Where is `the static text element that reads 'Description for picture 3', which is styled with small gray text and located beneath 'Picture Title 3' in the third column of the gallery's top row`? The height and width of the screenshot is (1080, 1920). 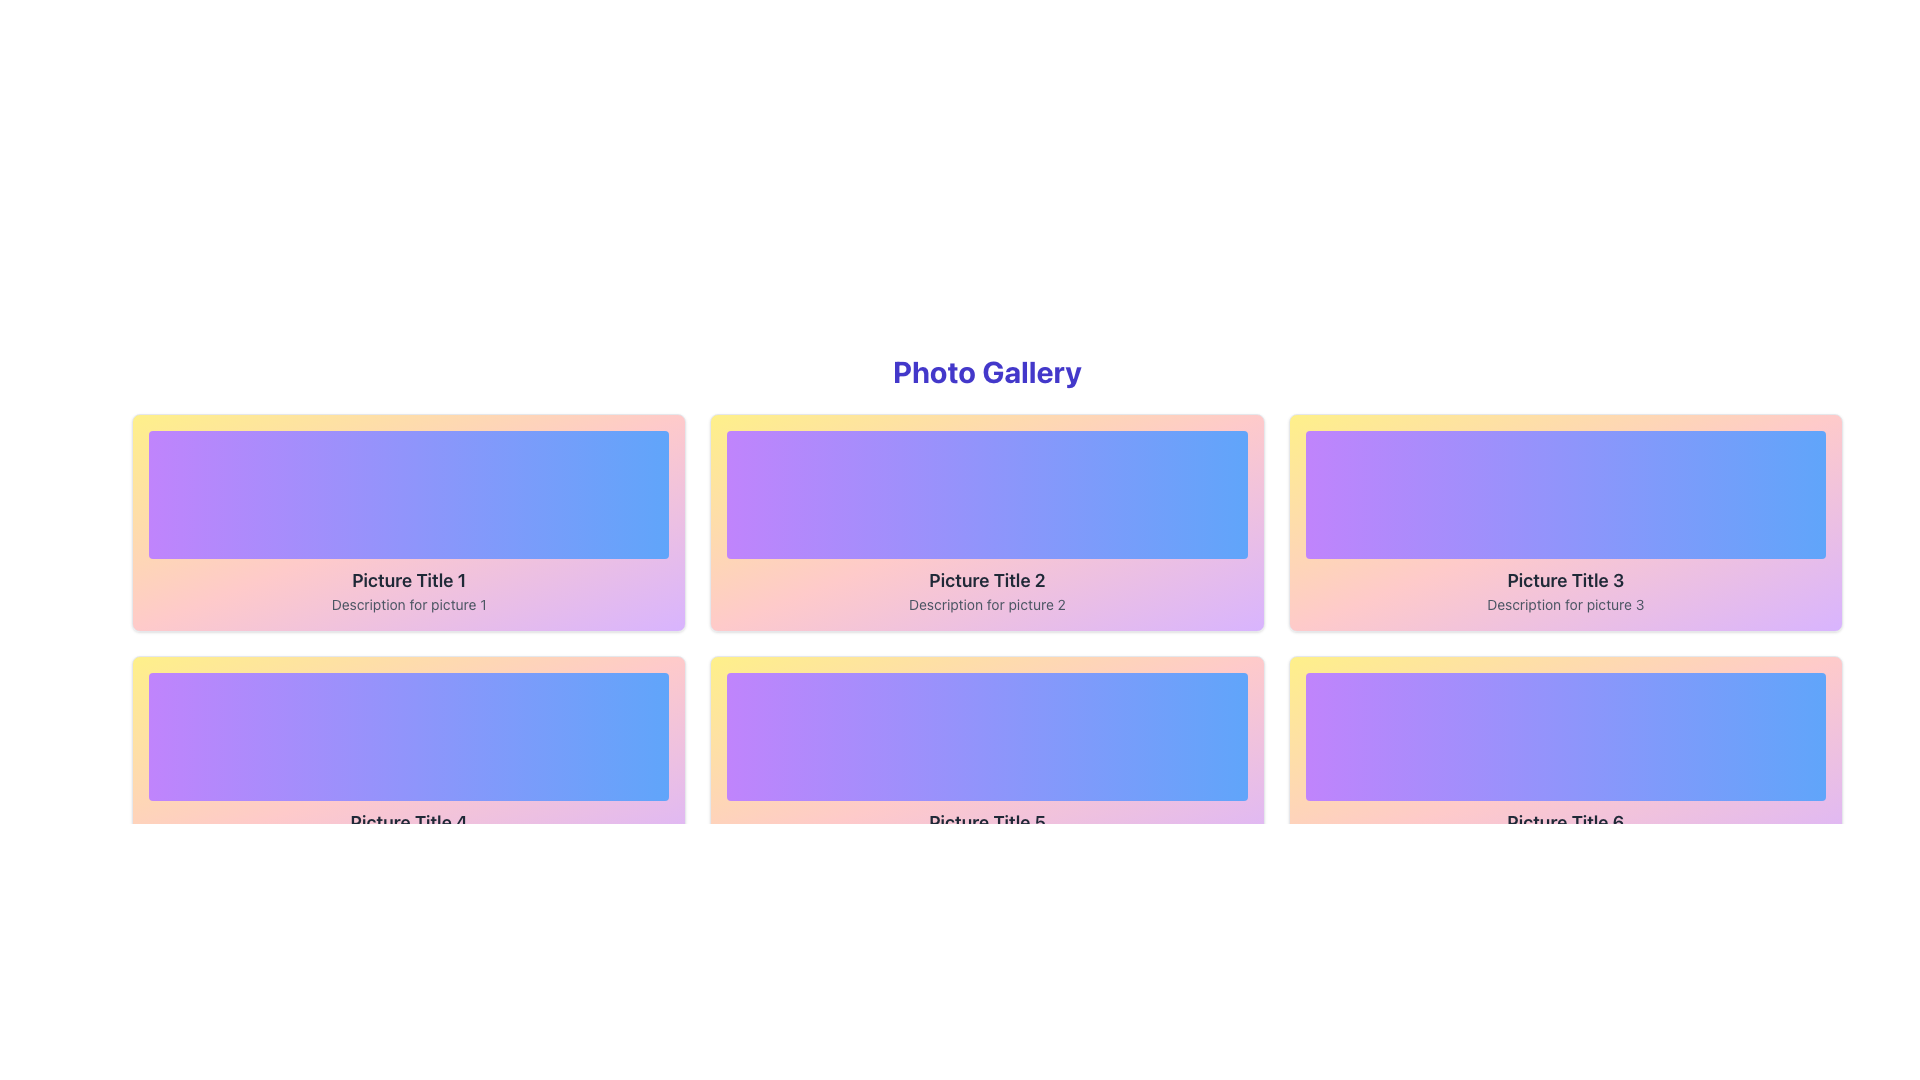
the static text element that reads 'Description for picture 3', which is styled with small gray text and located beneath 'Picture Title 3' in the third column of the gallery's top row is located at coordinates (1564, 604).